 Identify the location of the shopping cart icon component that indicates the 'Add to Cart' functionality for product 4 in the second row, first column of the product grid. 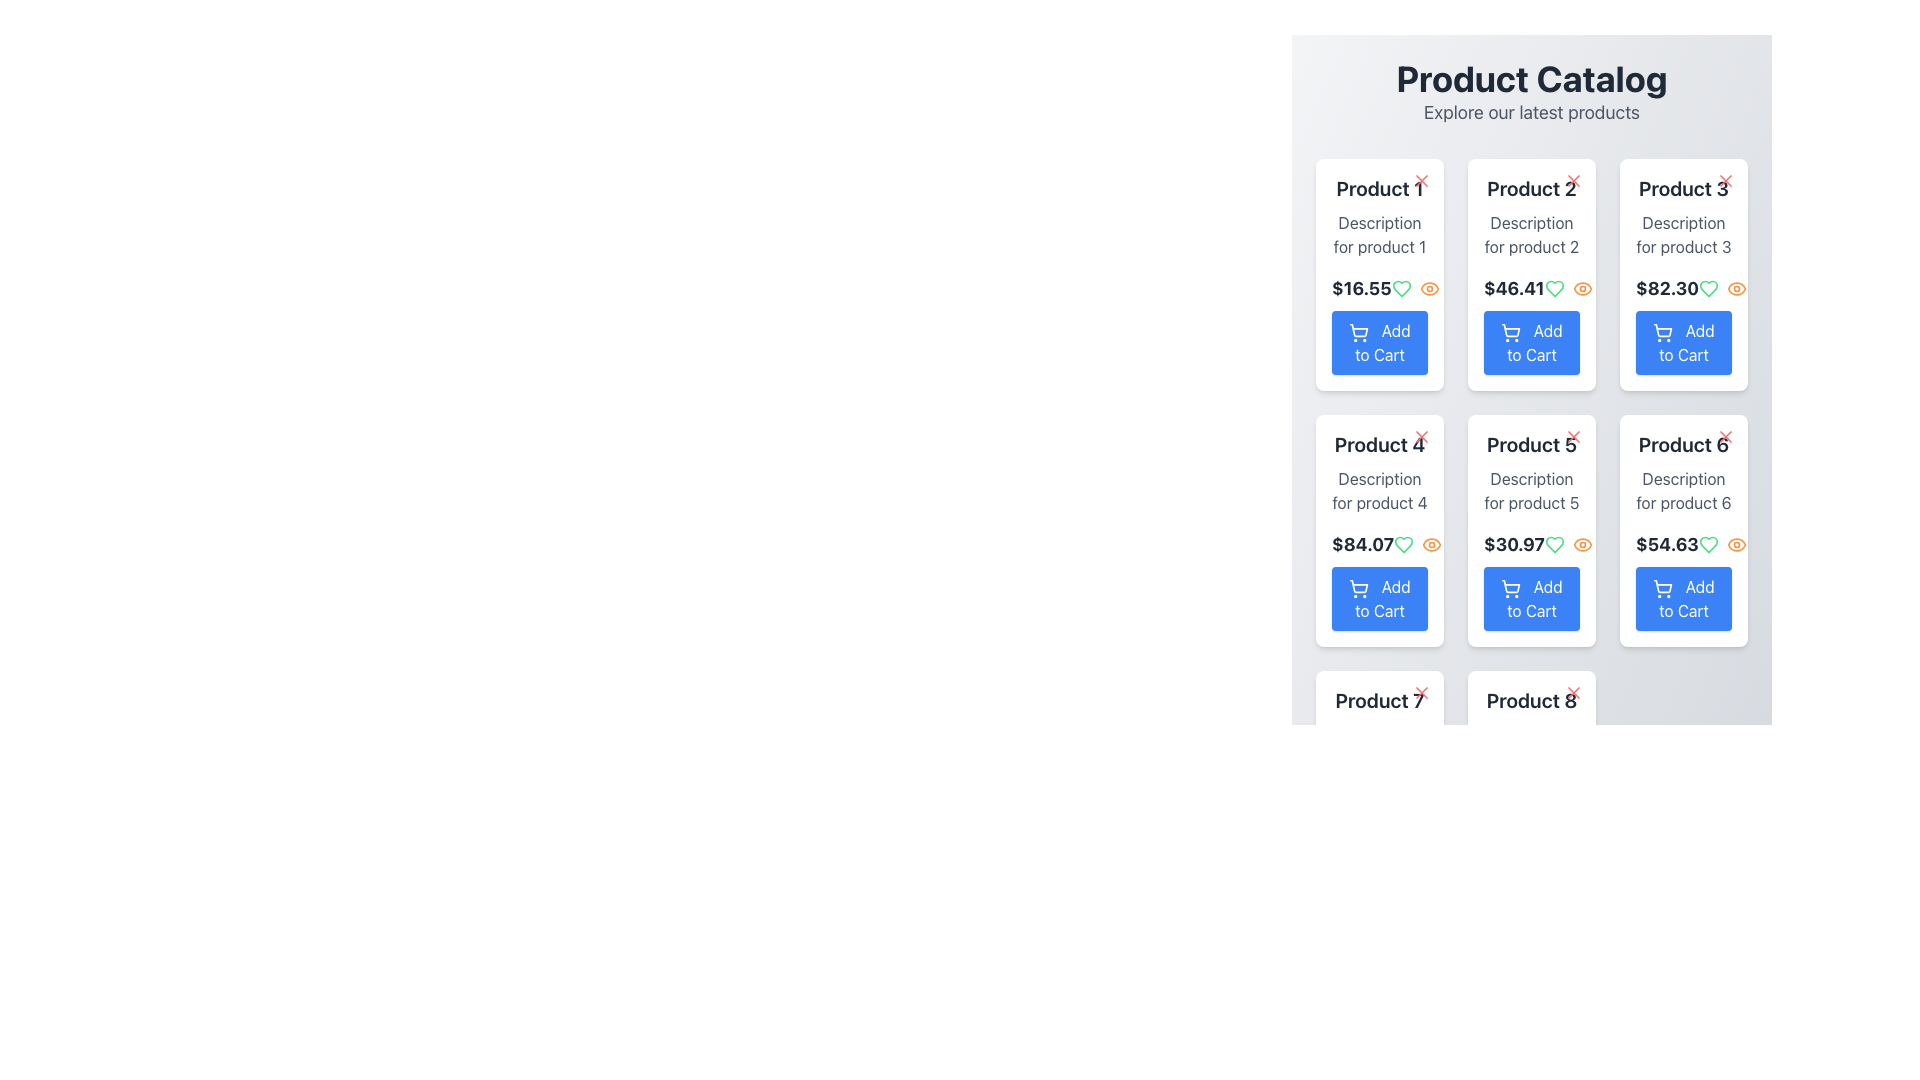
(1359, 585).